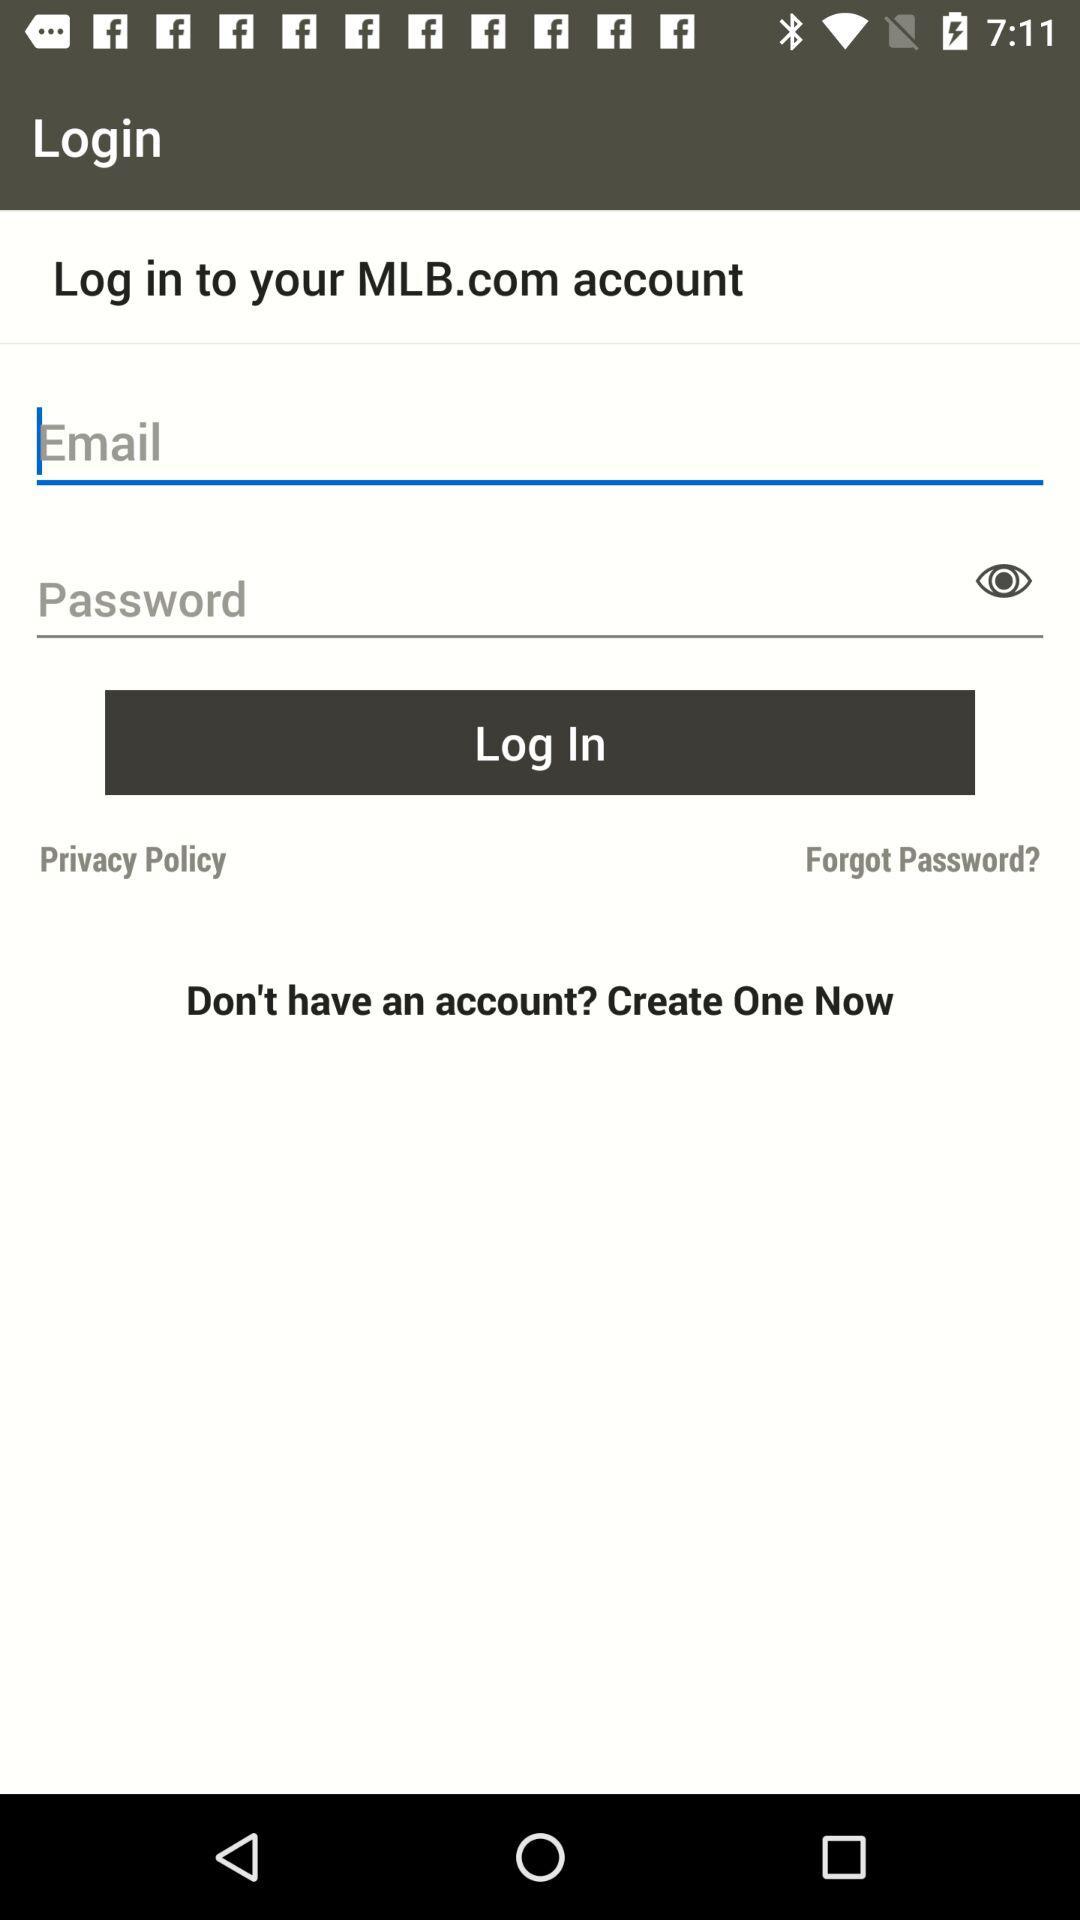  I want to click on show, so click(1003, 579).